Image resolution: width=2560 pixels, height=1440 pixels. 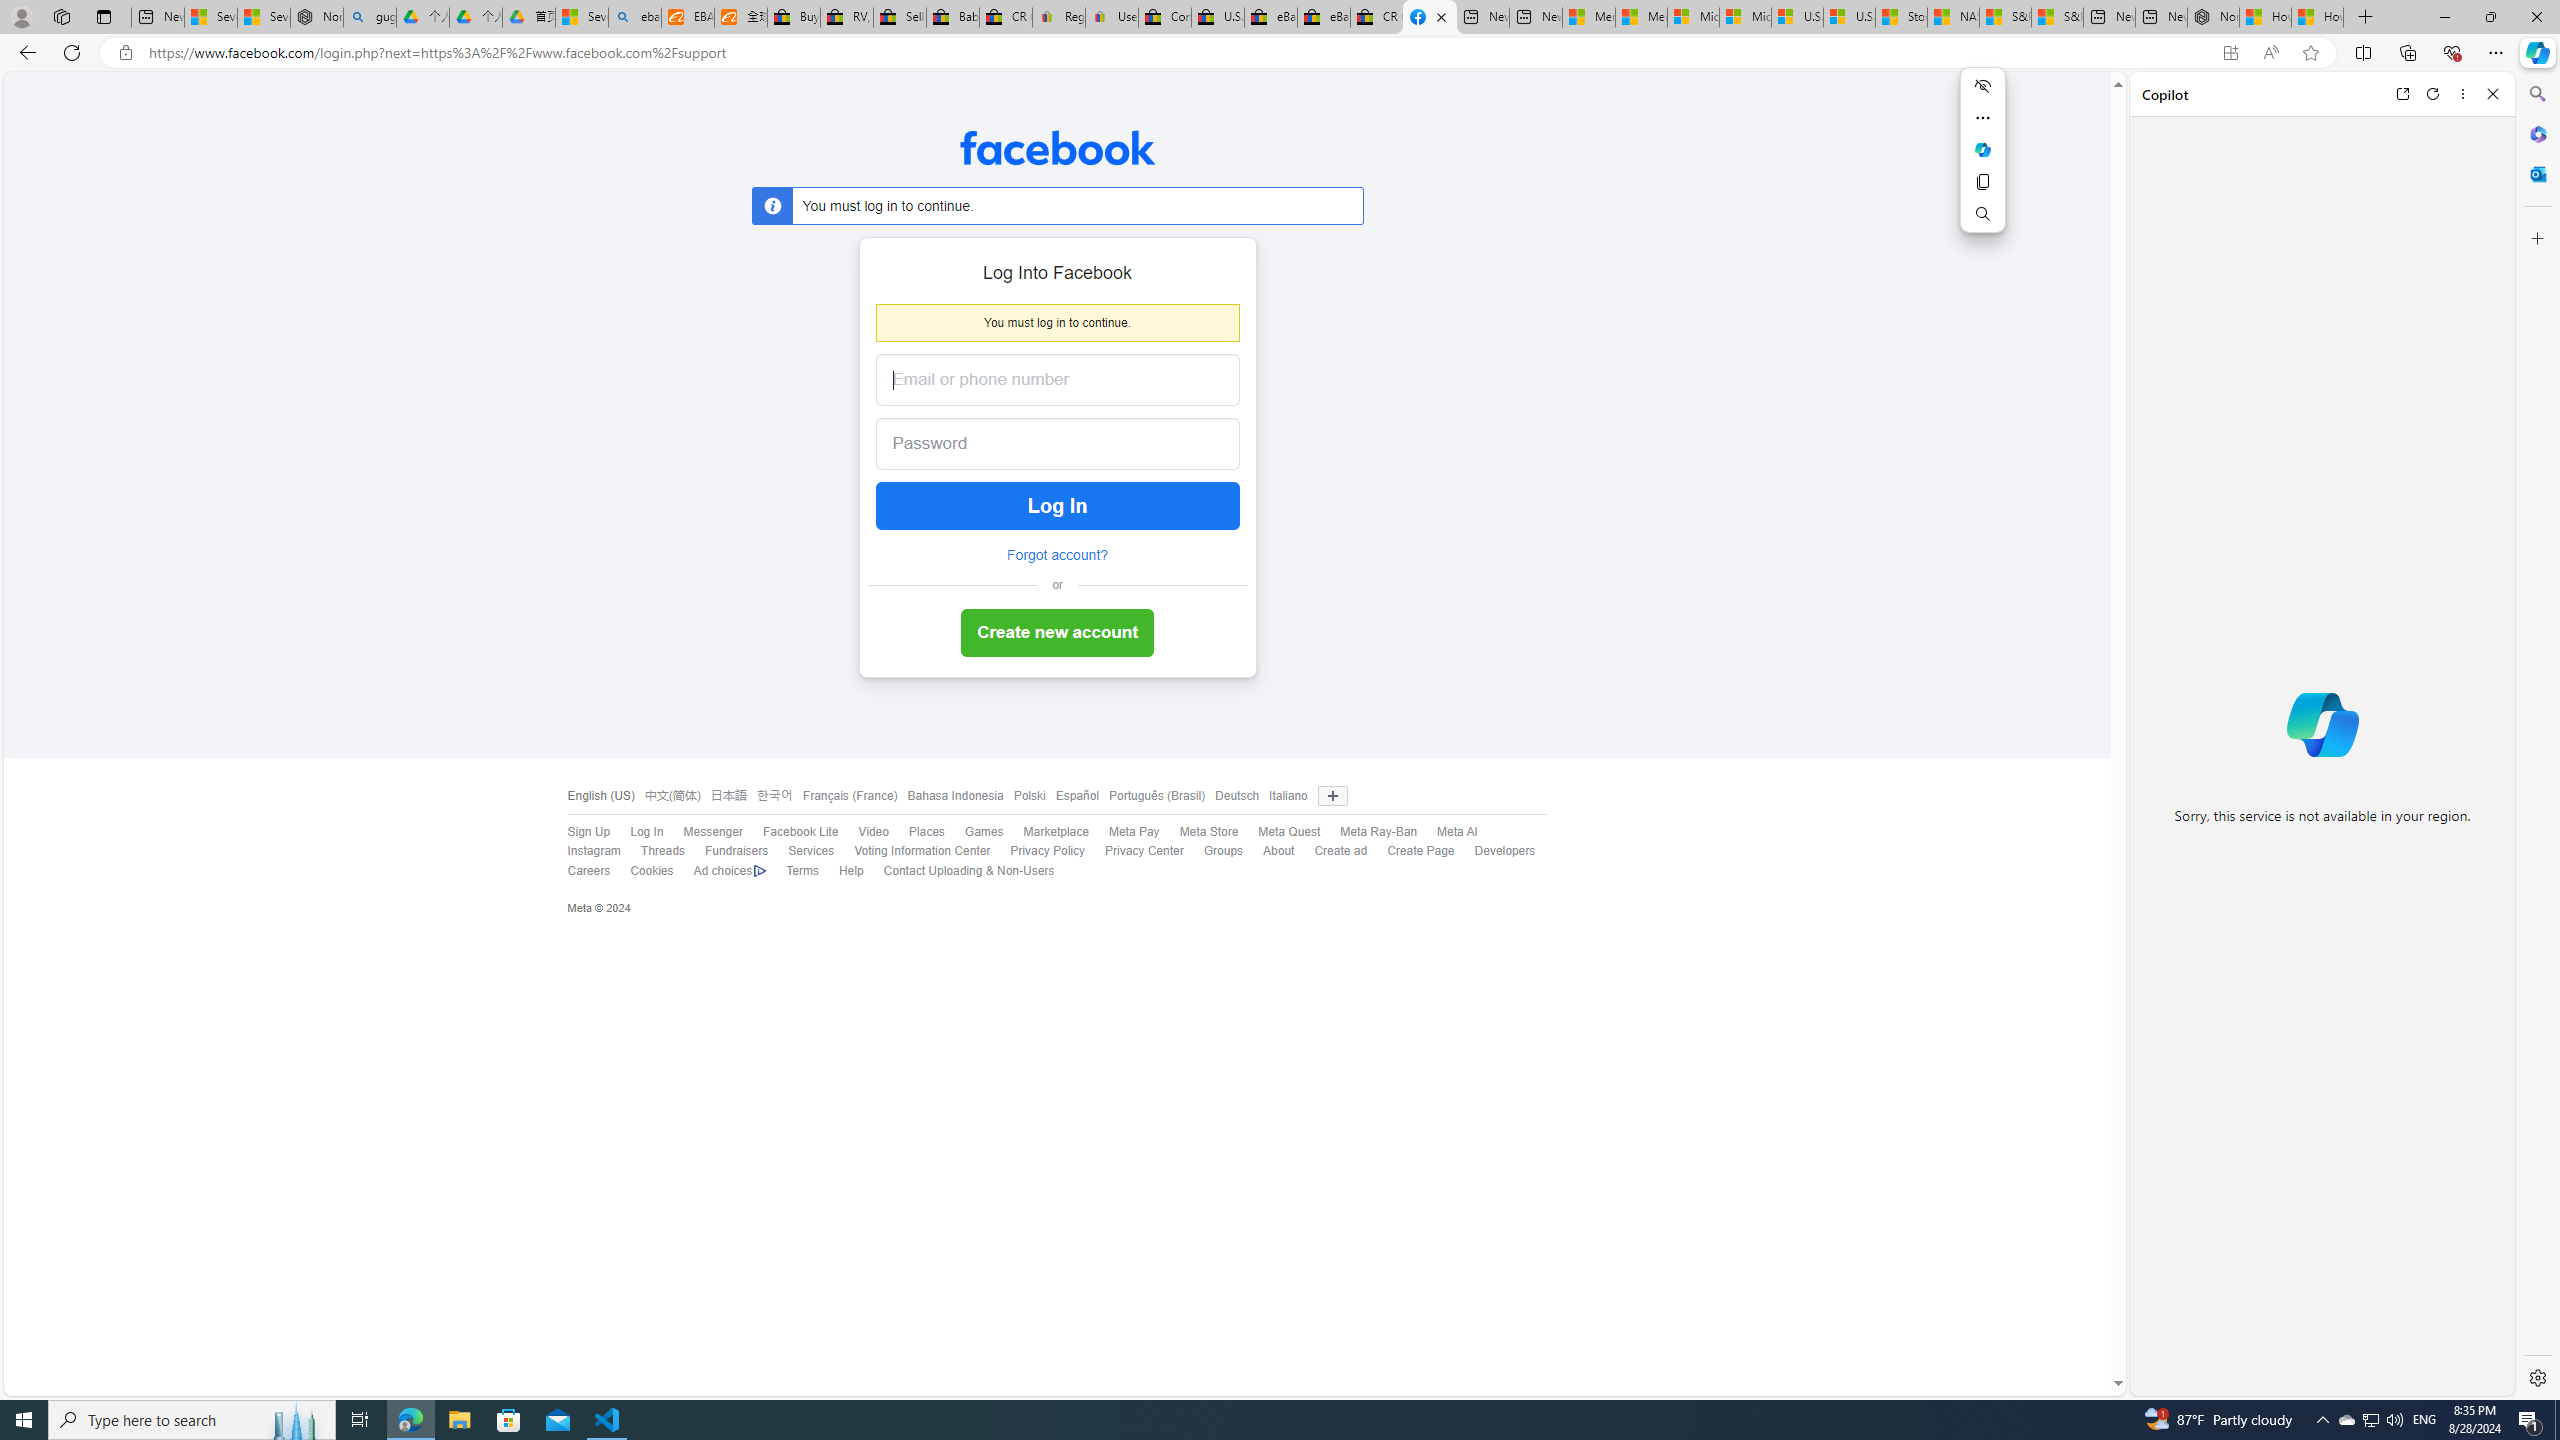 What do you see at coordinates (2401, 93) in the screenshot?
I see `'Open link in new tab'` at bounding box center [2401, 93].